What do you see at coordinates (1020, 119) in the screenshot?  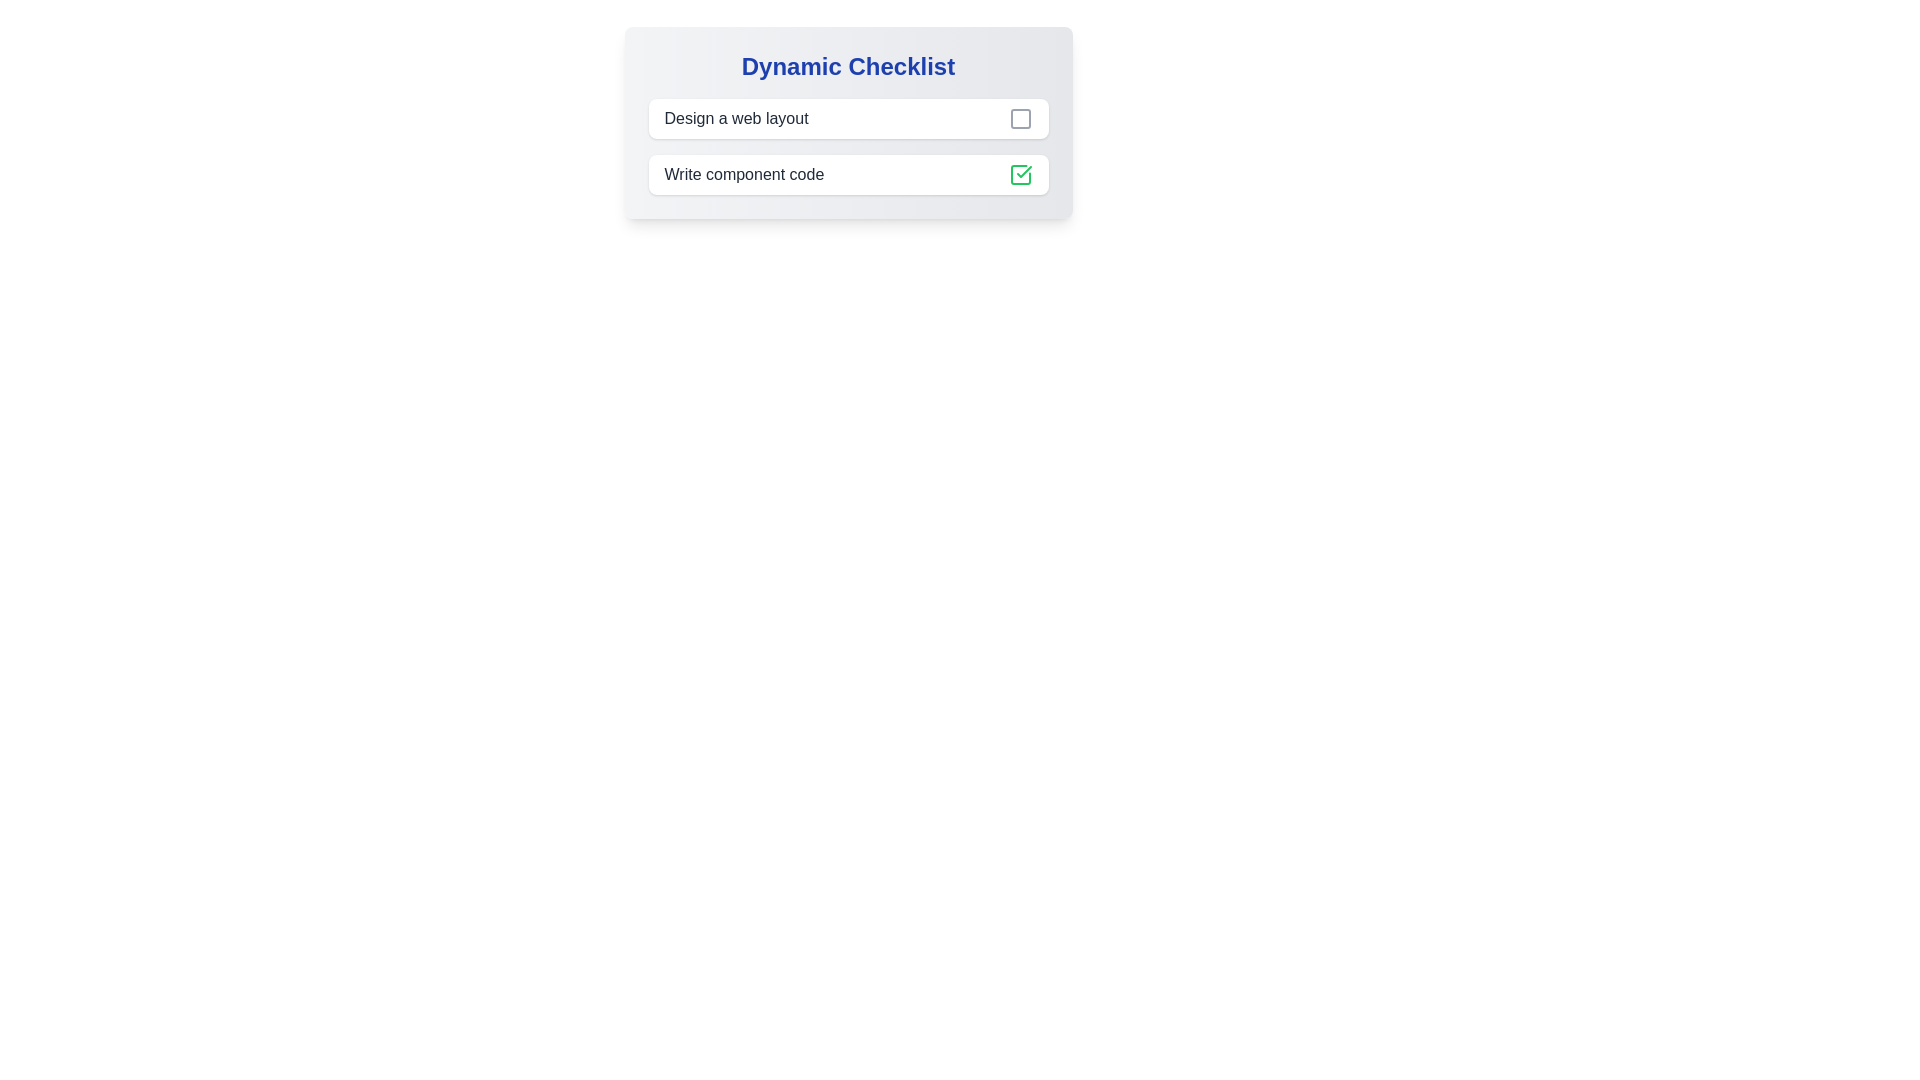 I see `the inactive checkbox` at bounding box center [1020, 119].